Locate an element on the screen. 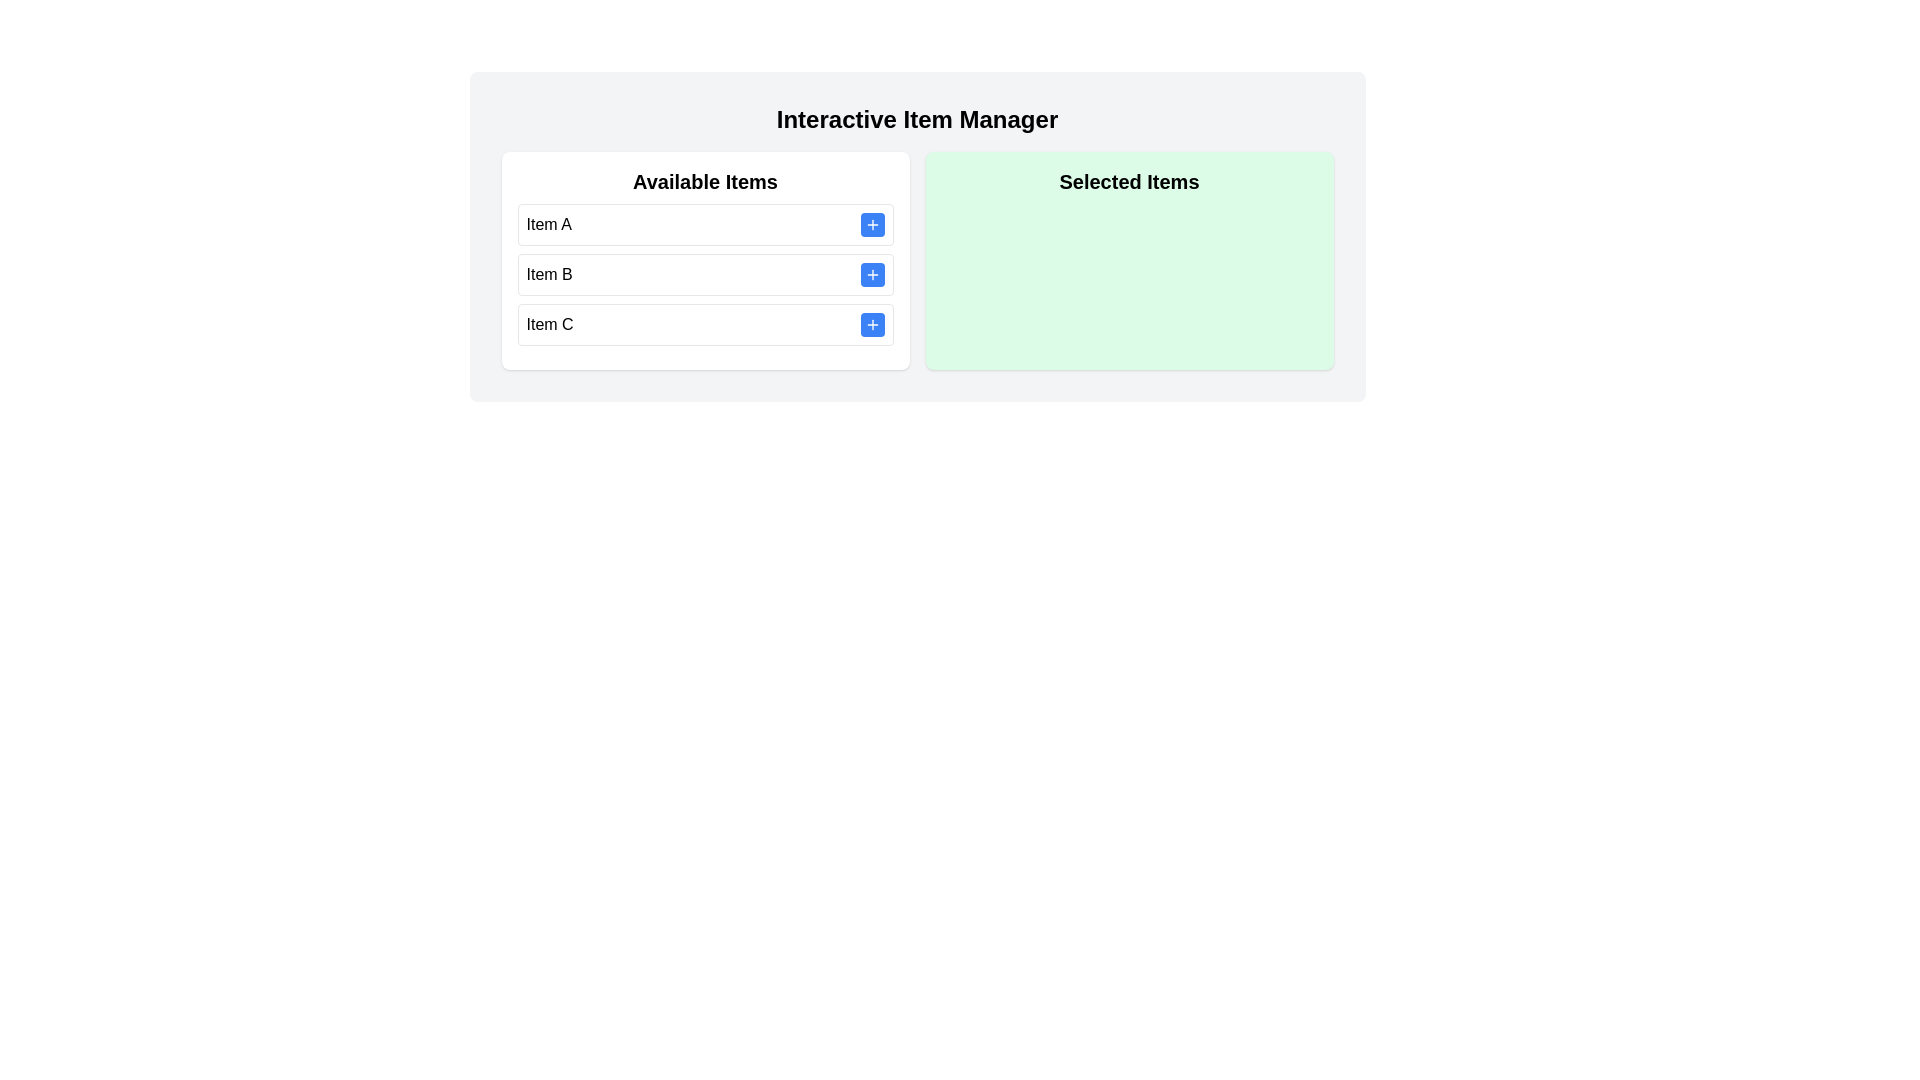 The image size is (1920, 1080). the button with a blue background and a white 'plus' icon located next to 'Item C' in the 'Available Items' section is located at coordinates (872, 323).